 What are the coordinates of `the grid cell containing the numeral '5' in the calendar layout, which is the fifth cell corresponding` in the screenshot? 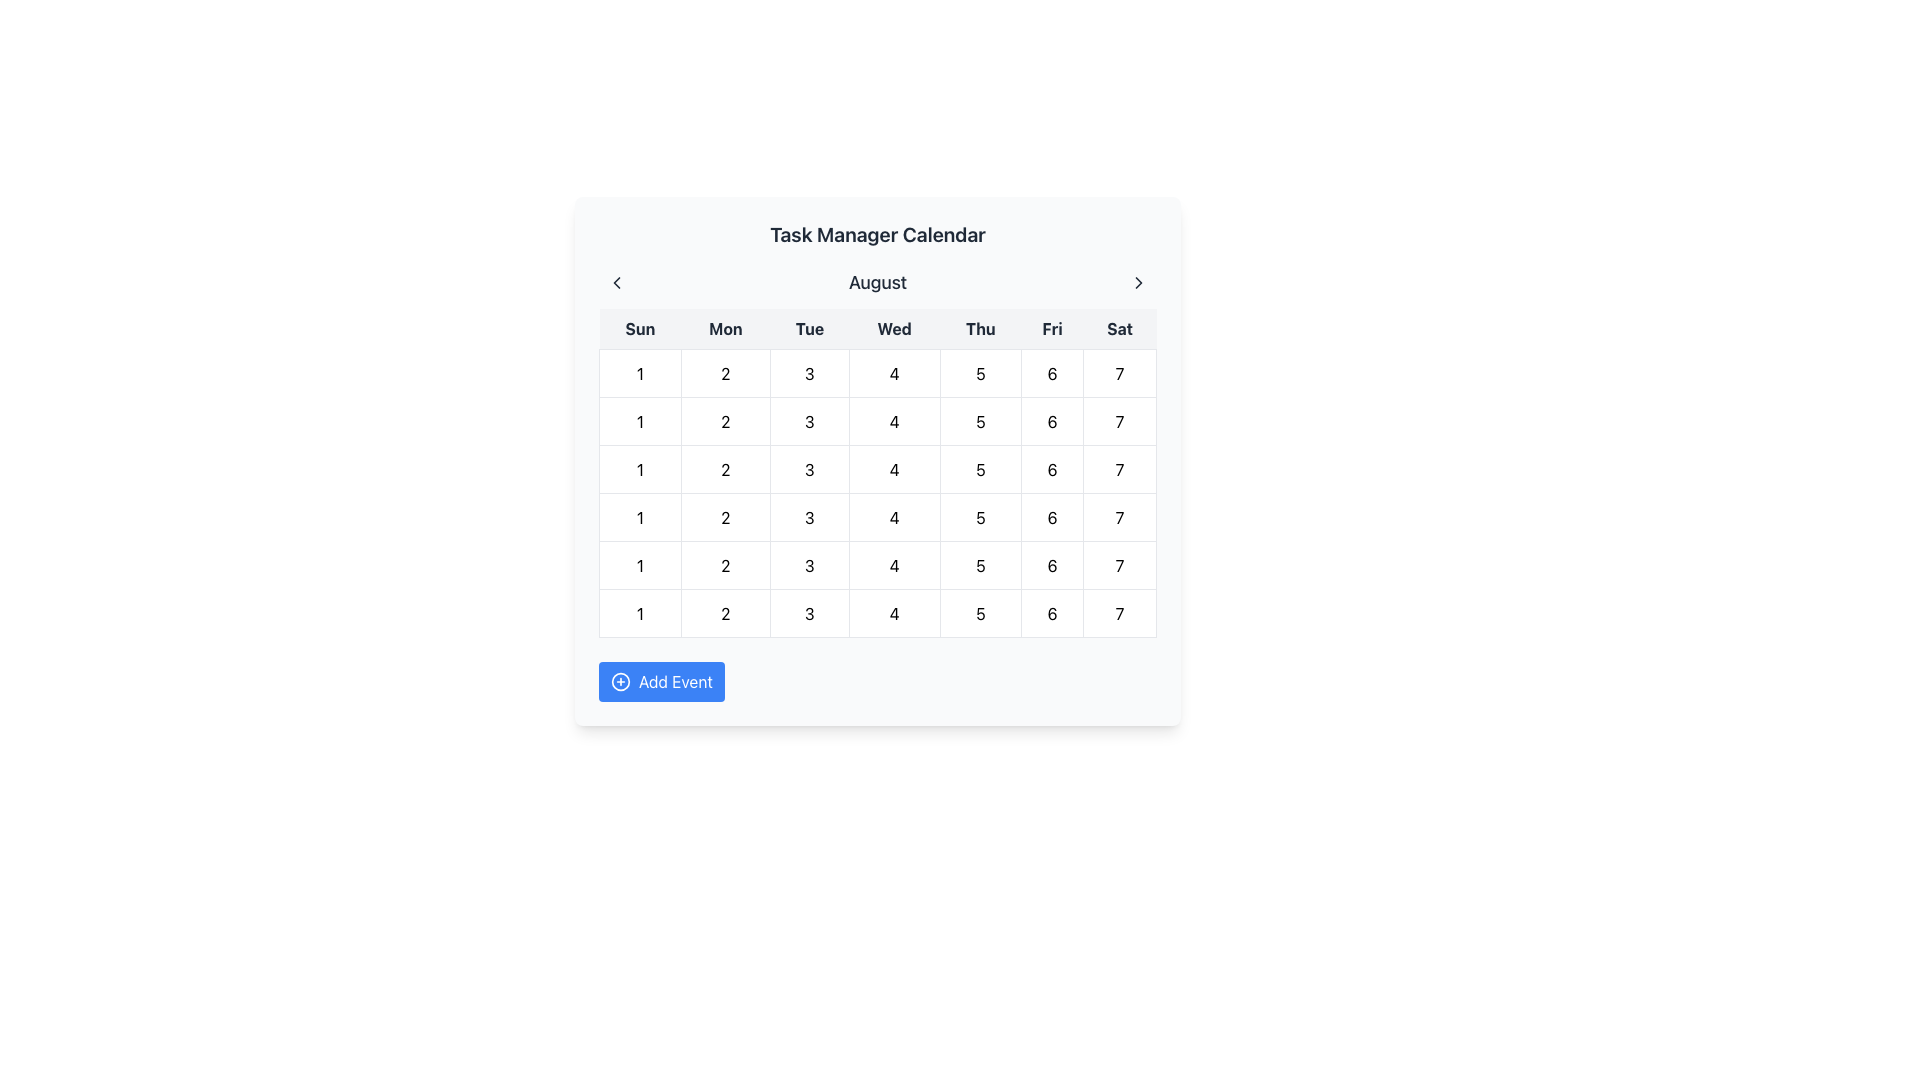 It's located at (980, 420).